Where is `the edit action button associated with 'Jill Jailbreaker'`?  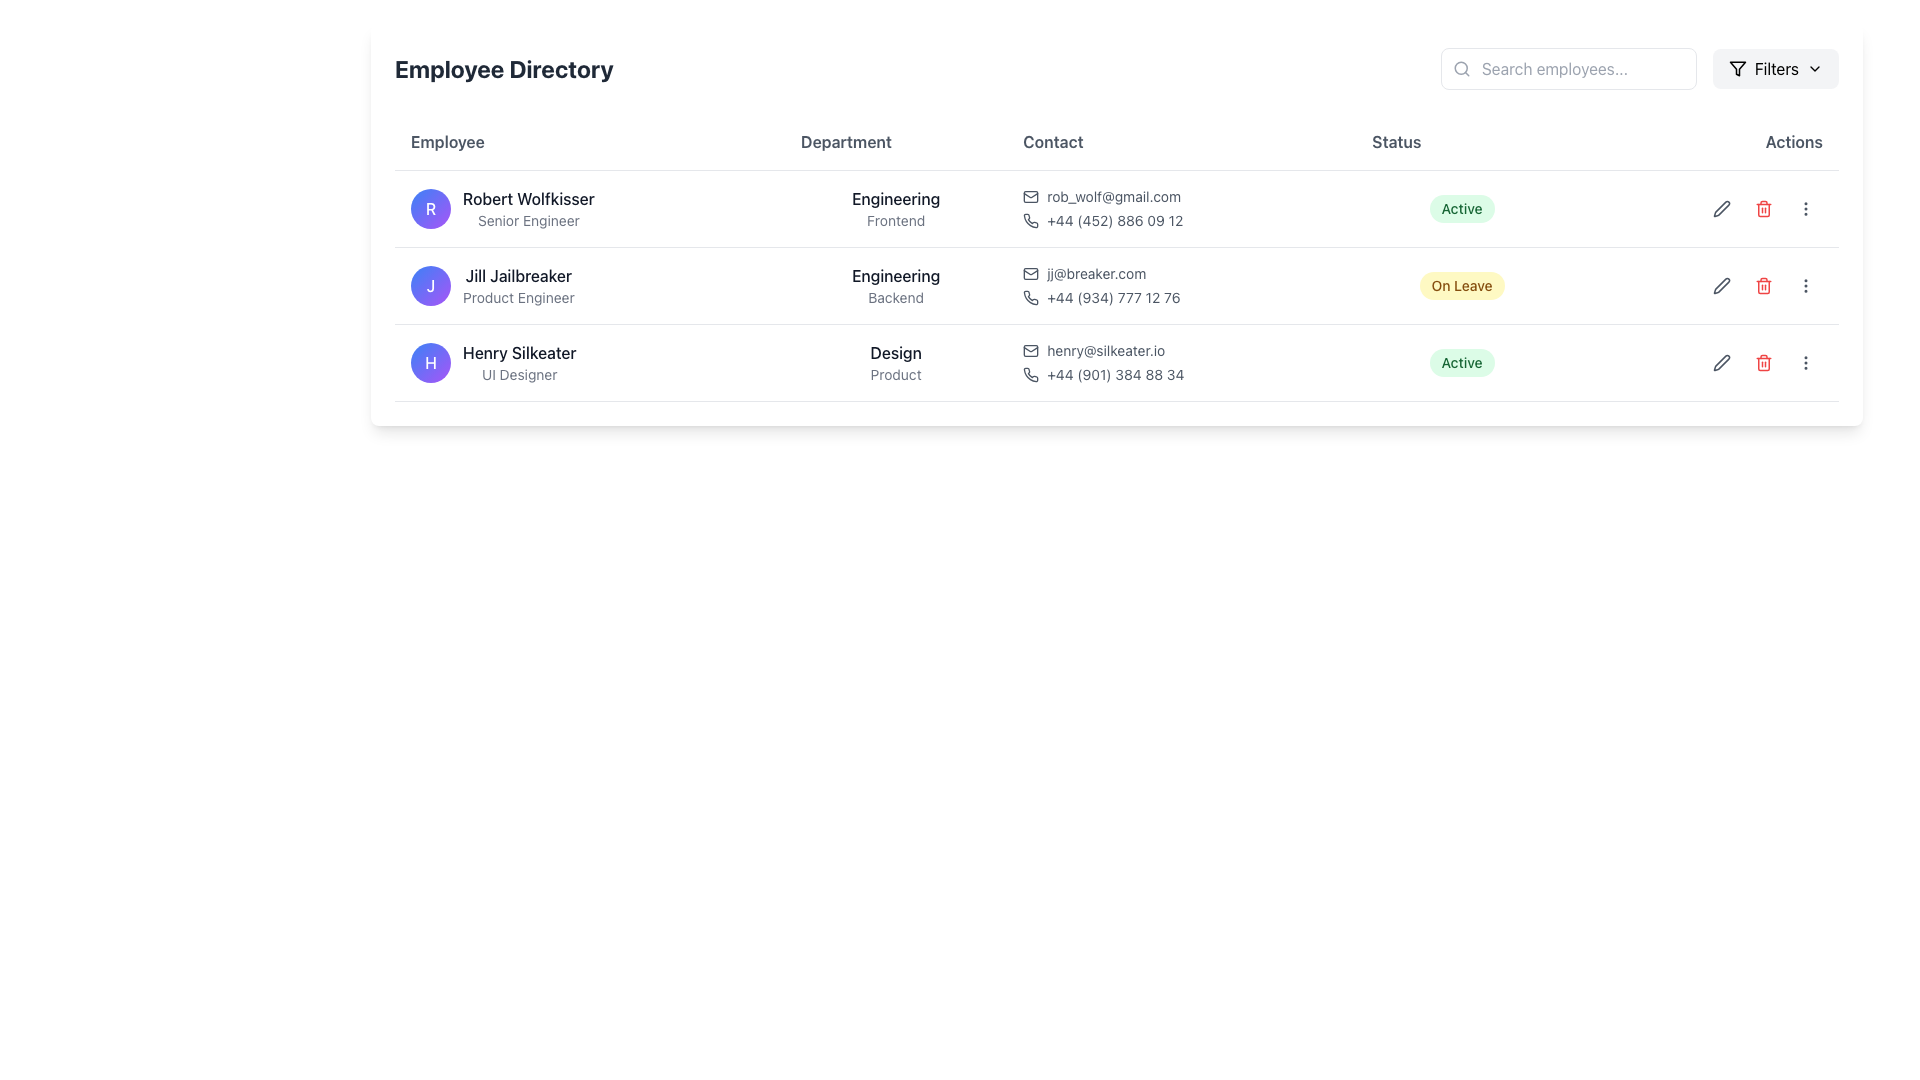
the edit action button associated with 'Jill Jailbreaker' is located at coordinates (1721, 285).